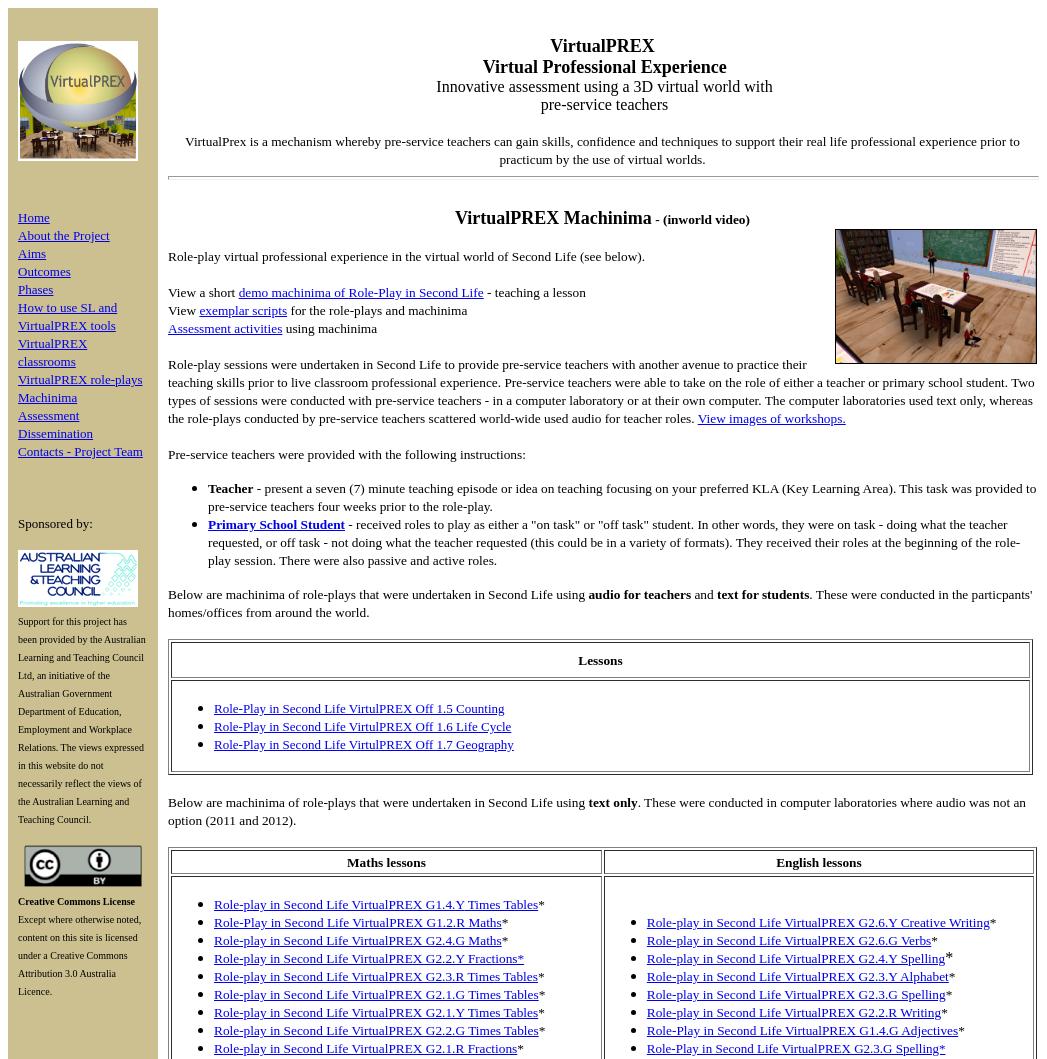 This screenshot has height=1059, width=1047. What do you see at coordinates (611, 801) in the screenshot?
I see `'text only'` at bounding box center [611, 801].